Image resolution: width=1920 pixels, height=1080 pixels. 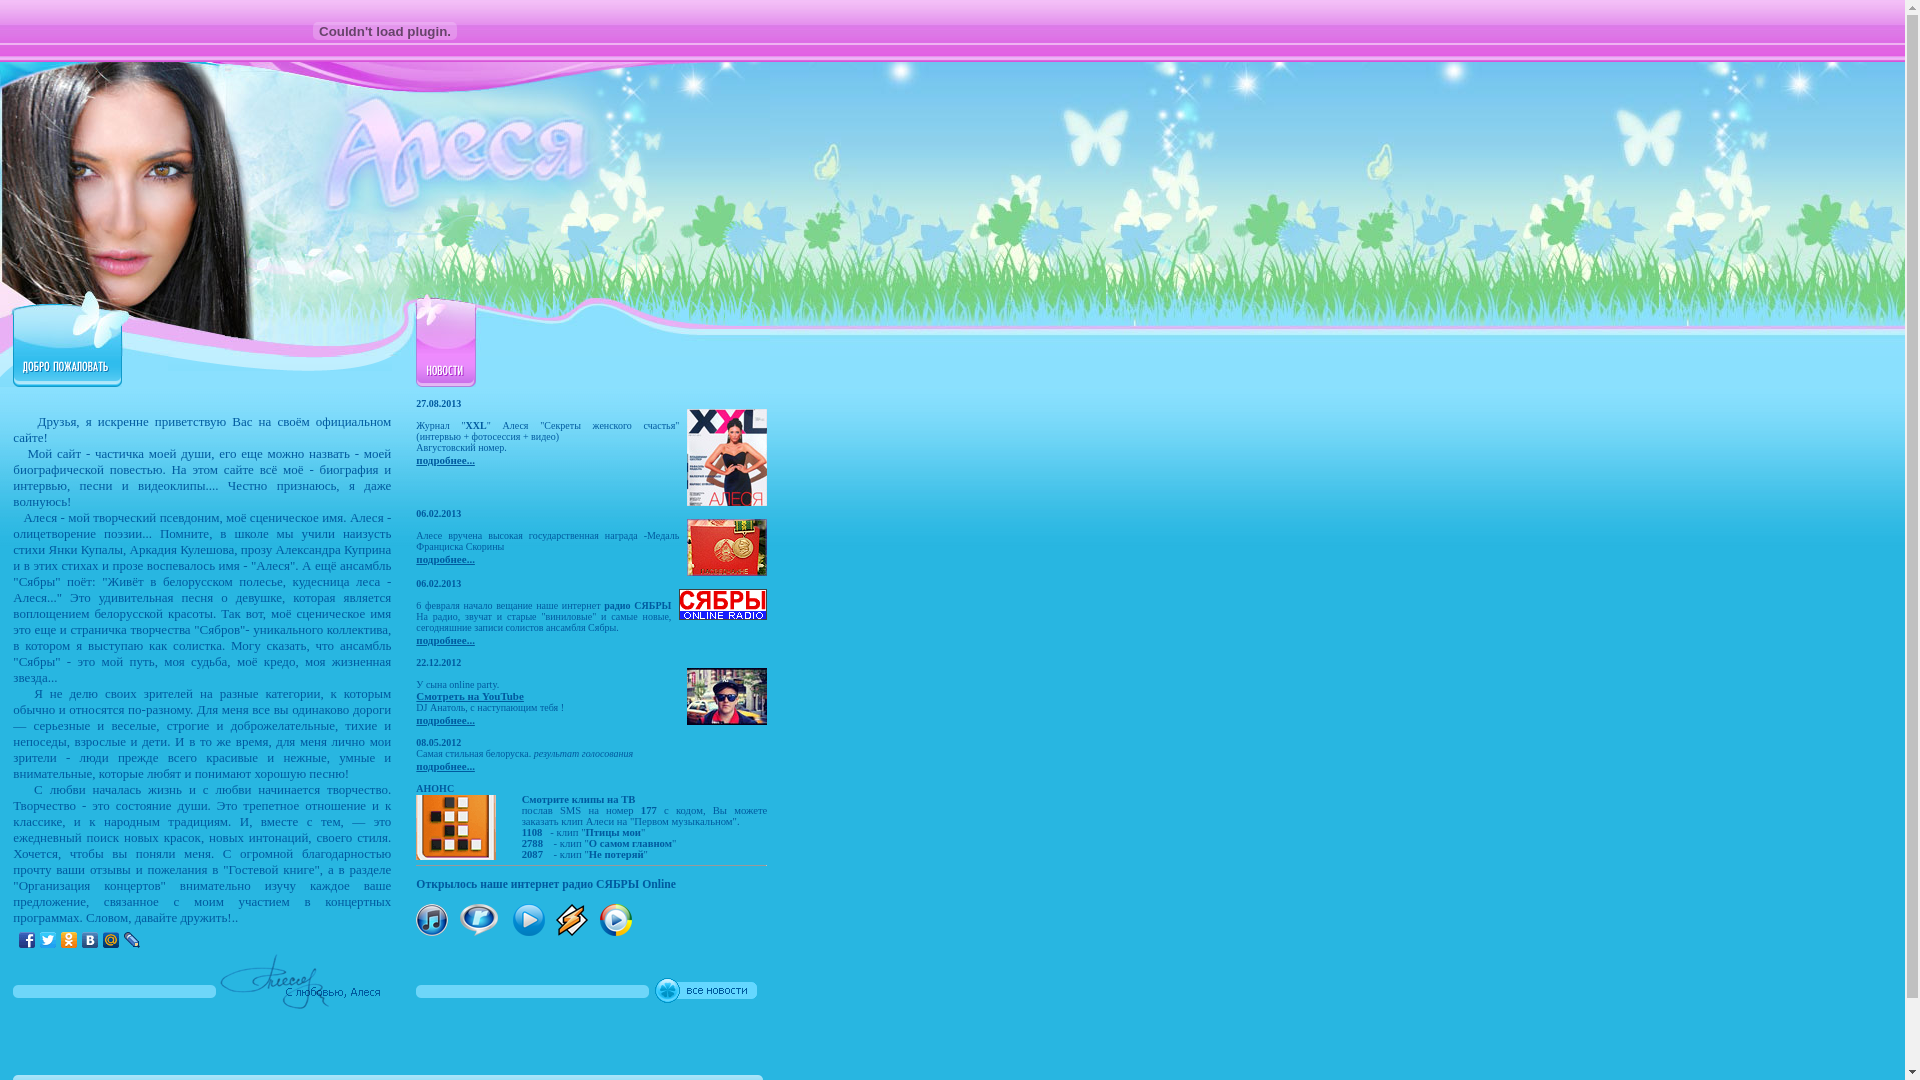 What do you see at coordinates (27, 940) in the screenshot?
I see `'Facebook'` at bounding box center [27, 940].